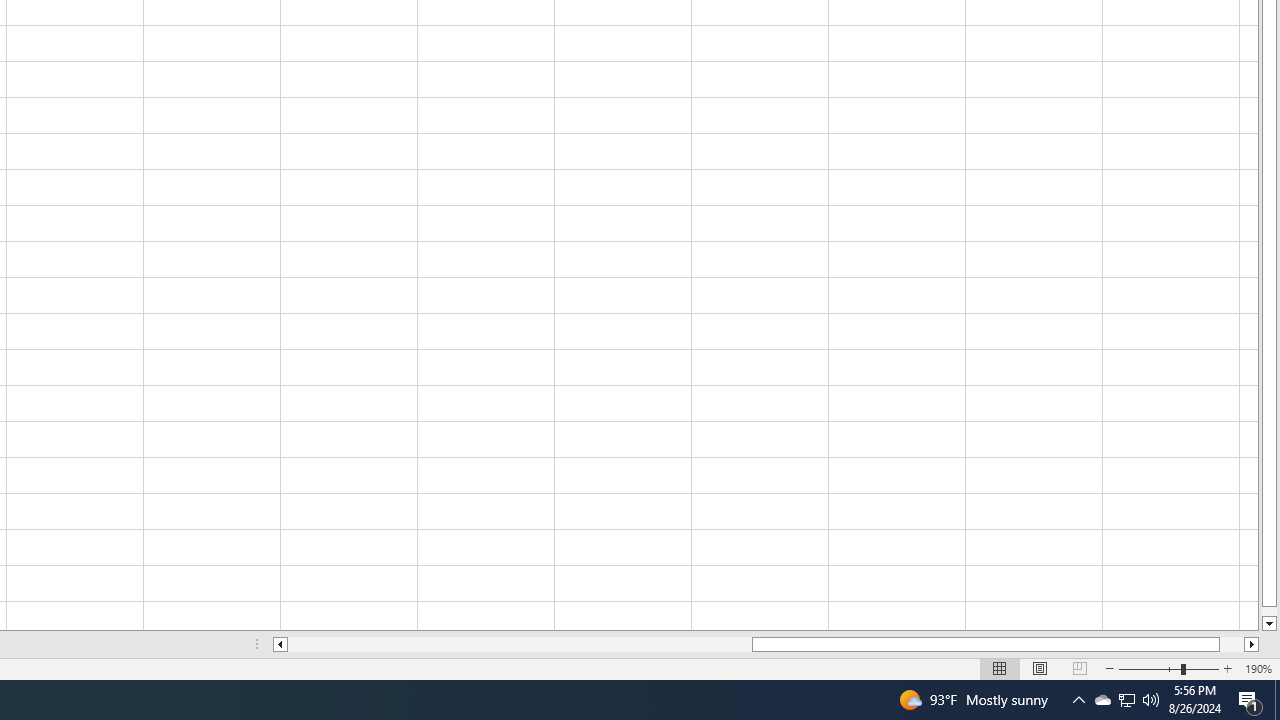 The height and width of the screenshot is (720, 1280). I want to click on 'Zoom In', so click(1226, 669).